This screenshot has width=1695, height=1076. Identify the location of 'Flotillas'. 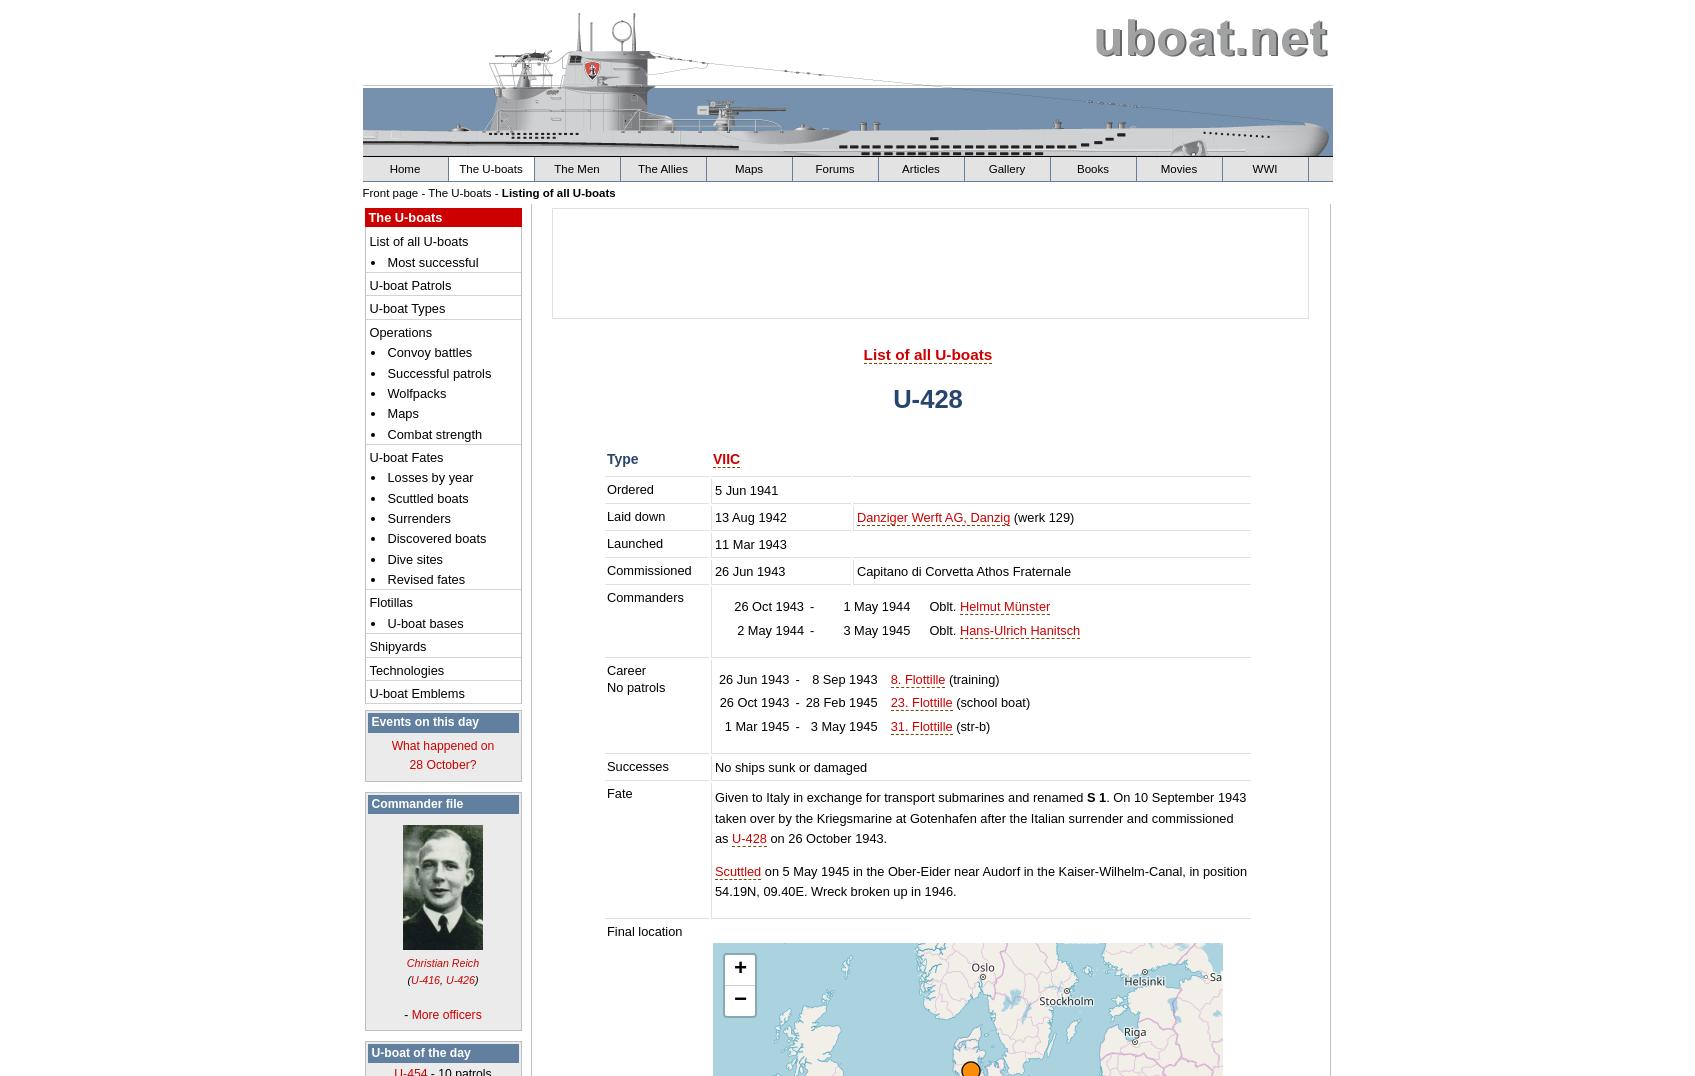
(389, 602).